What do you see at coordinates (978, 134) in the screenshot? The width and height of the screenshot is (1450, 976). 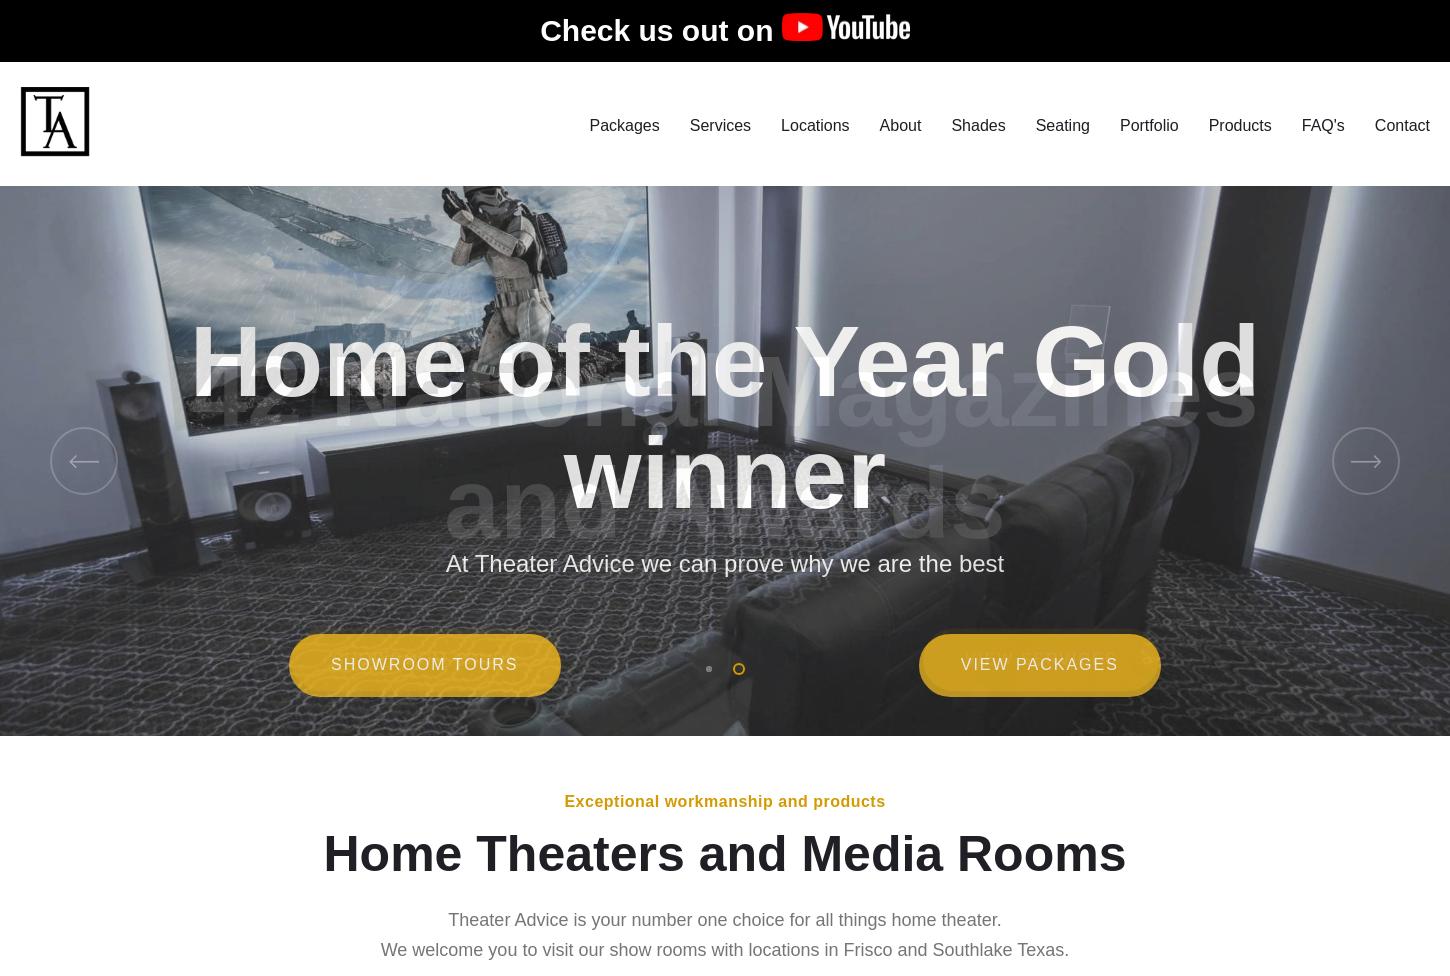 I see `'Shades'` at bounding box center [978, 134].